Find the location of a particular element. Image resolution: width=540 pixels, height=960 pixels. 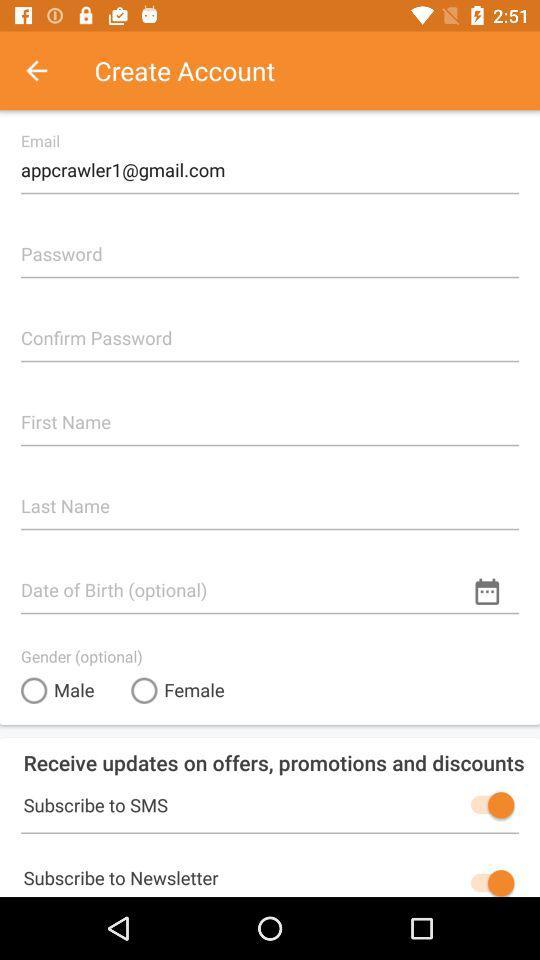

confirm password is located at coordinates (270, 330).